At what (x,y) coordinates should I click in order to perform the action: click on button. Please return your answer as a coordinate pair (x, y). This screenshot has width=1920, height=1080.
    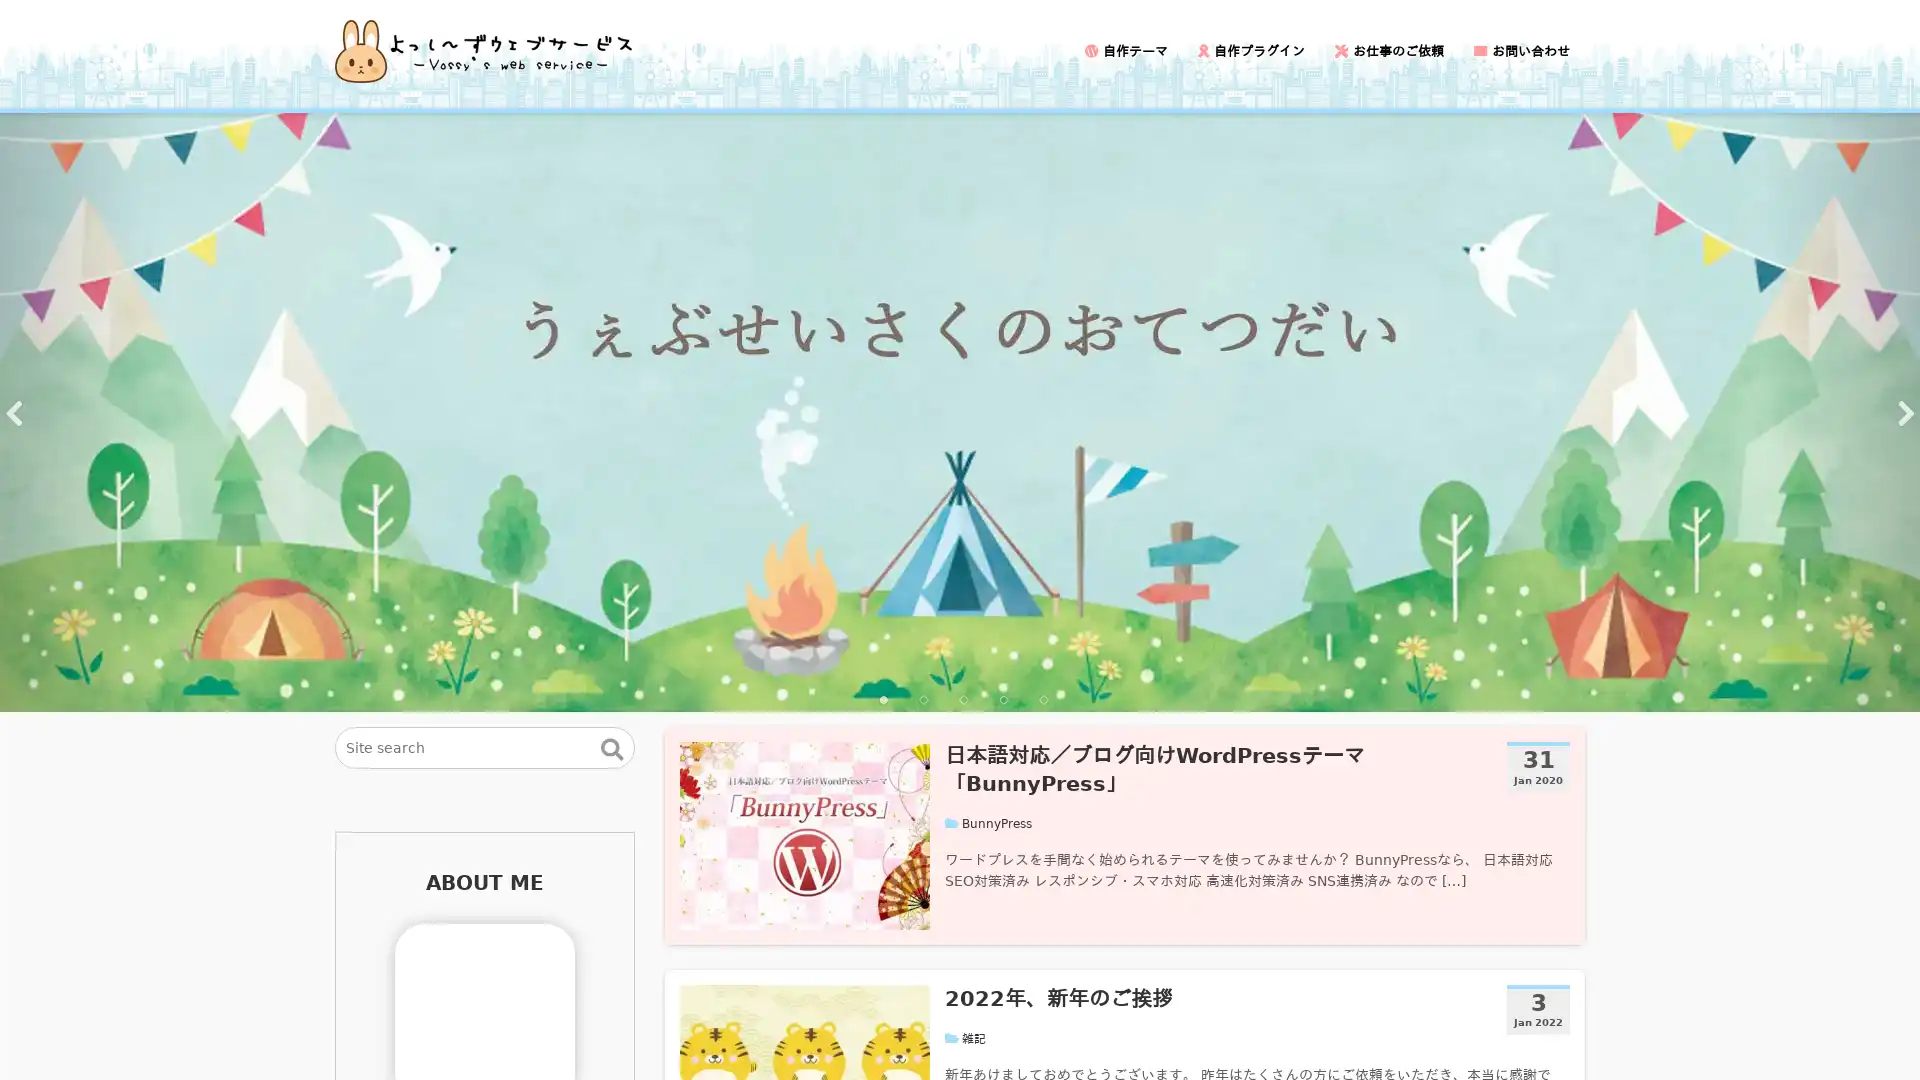
    Looking at the image, I should click on (611, 748).